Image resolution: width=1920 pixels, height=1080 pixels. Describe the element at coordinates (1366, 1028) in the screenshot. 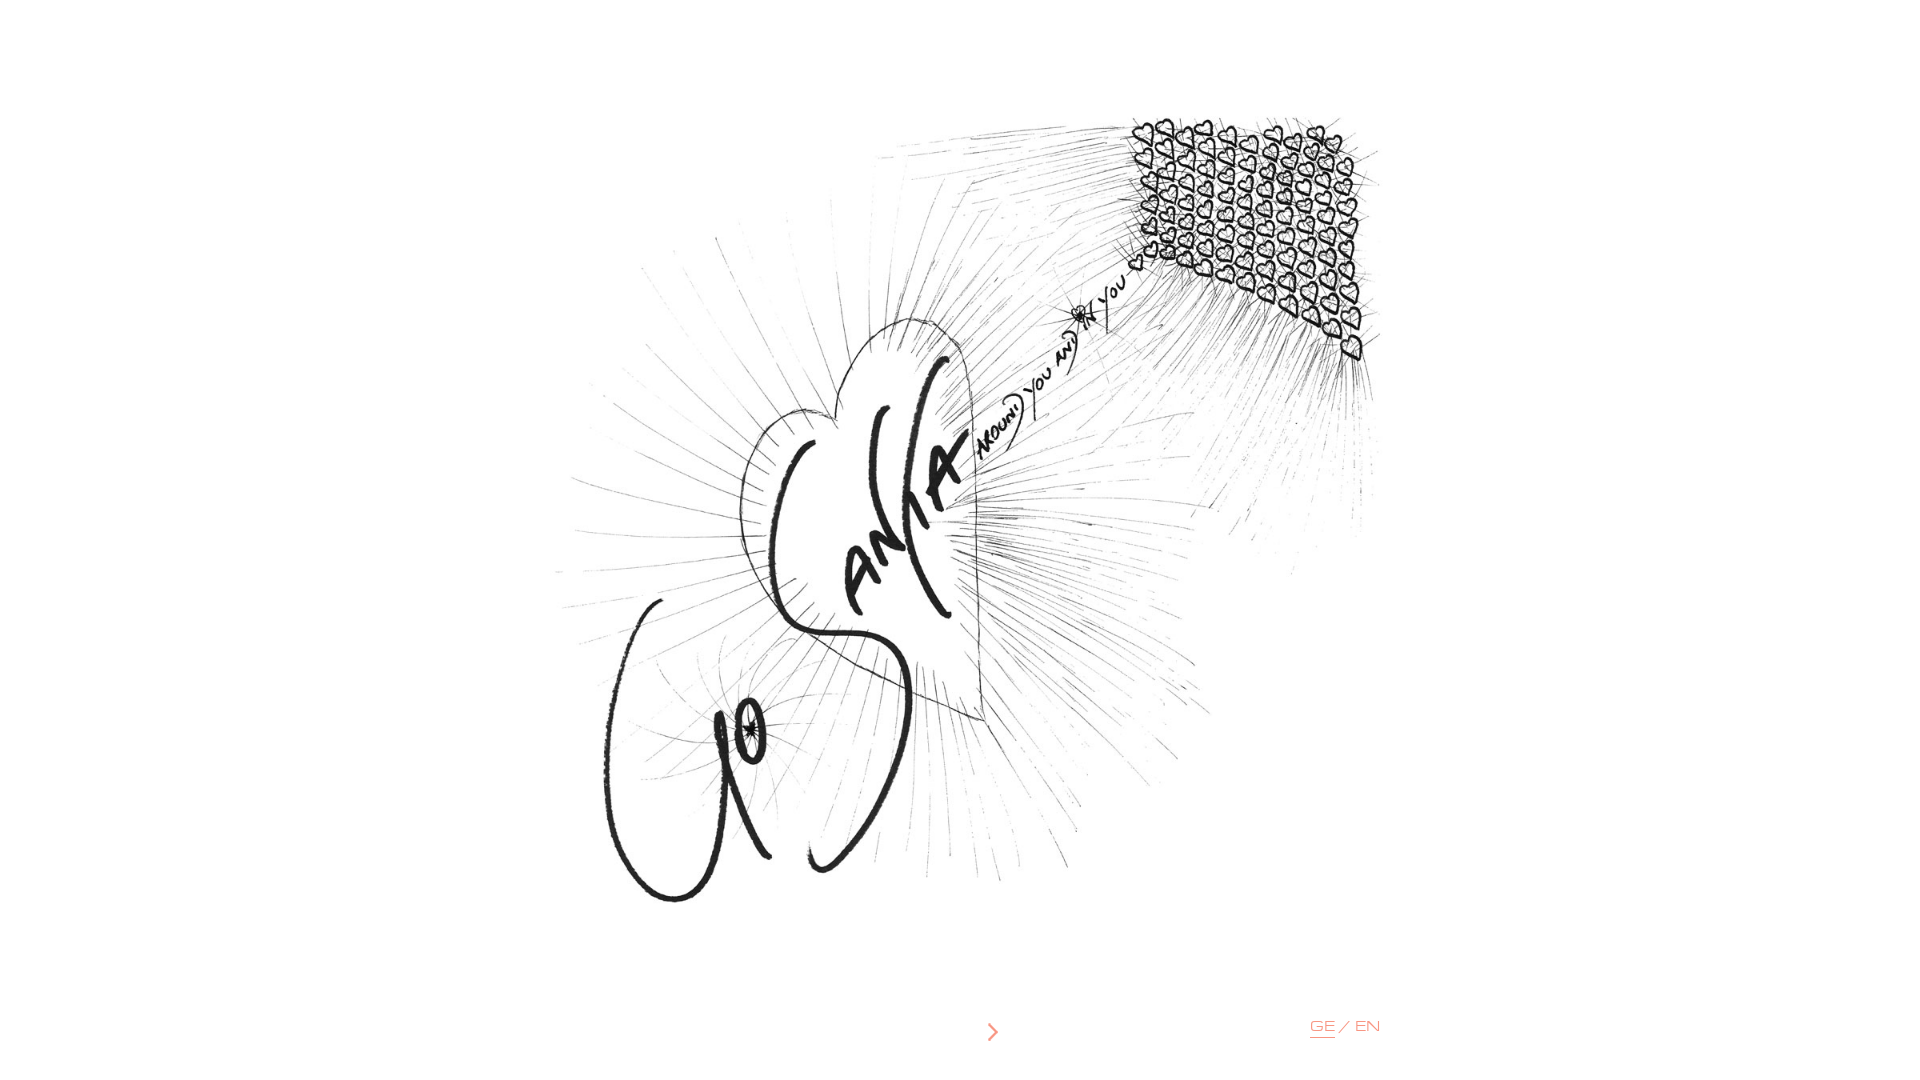

I see `'EN'` at that location.